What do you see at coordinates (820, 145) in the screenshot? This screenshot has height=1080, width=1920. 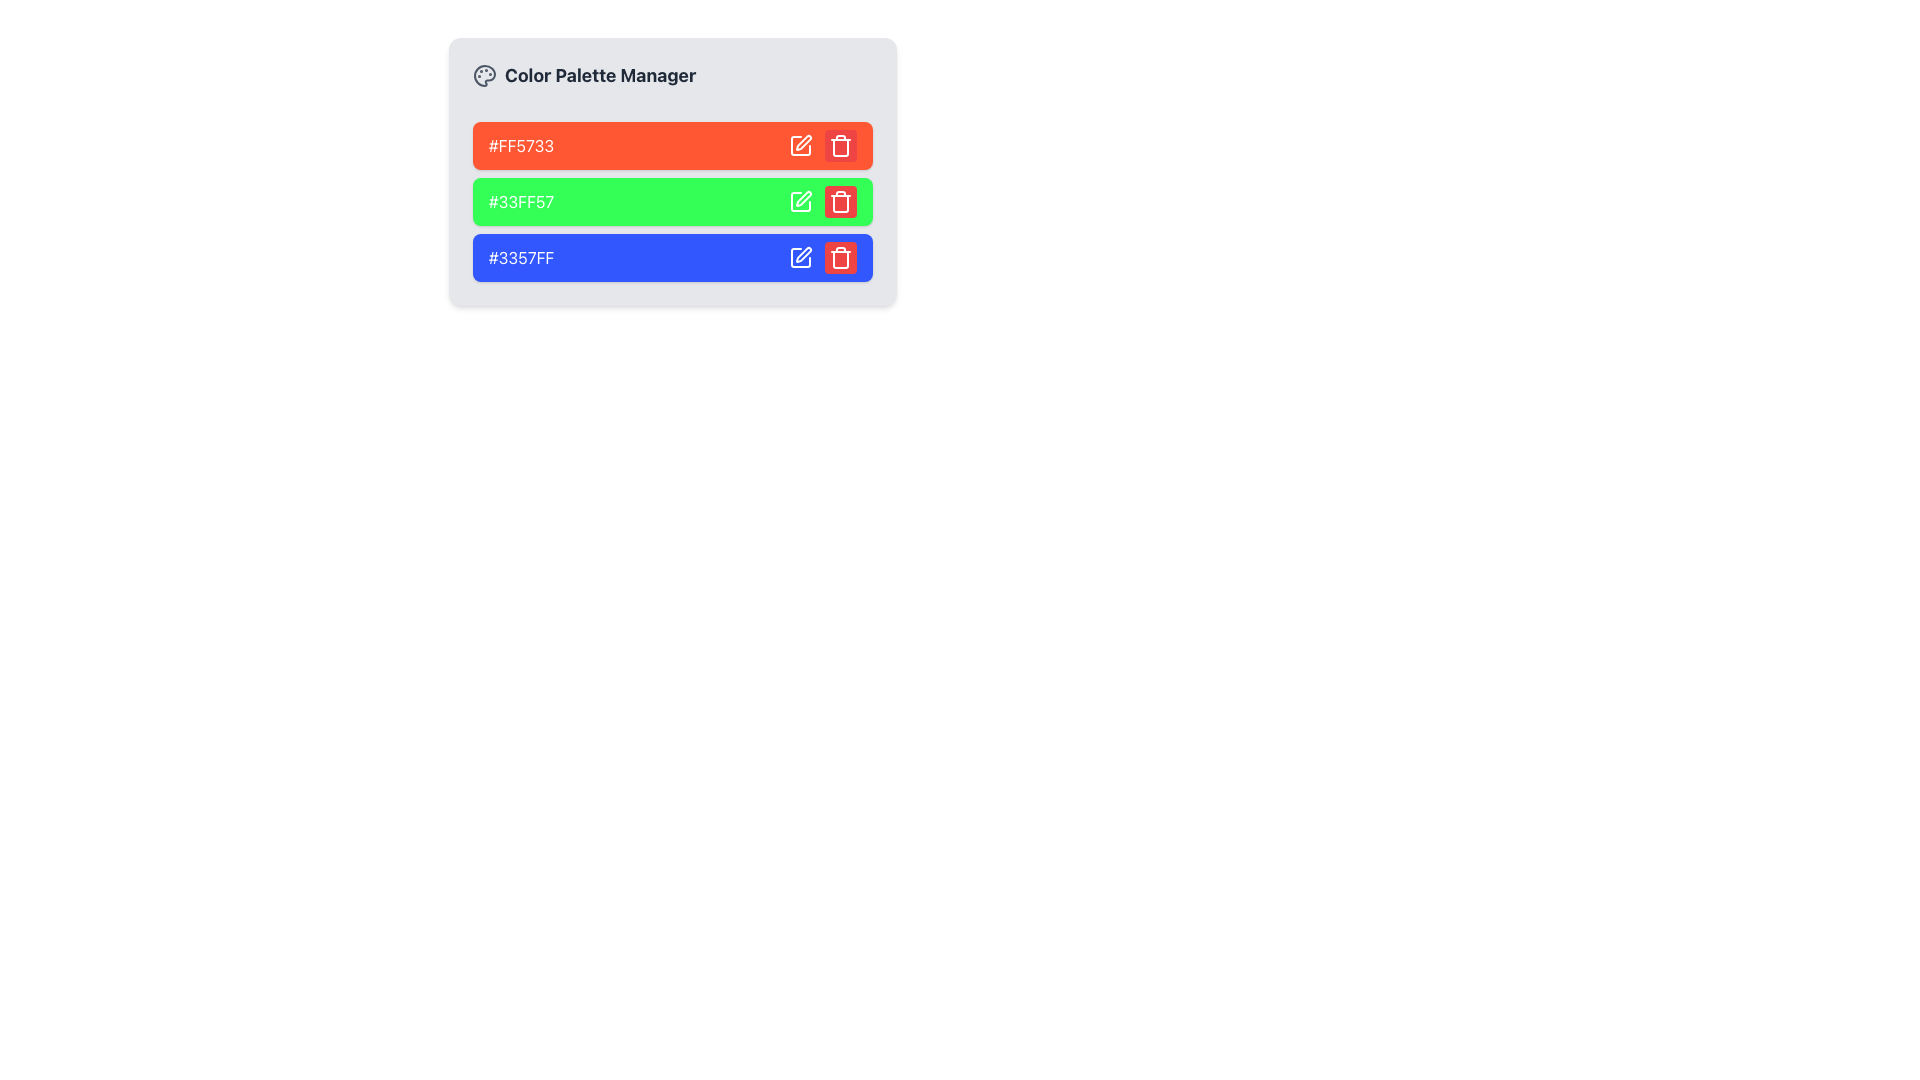 I see `the edit button, which is represented by a pen icon in the horizontal button group located in the right section of the header of the first color entry with a red background labeled '#FF5733'` at bounding box center [820, 145].